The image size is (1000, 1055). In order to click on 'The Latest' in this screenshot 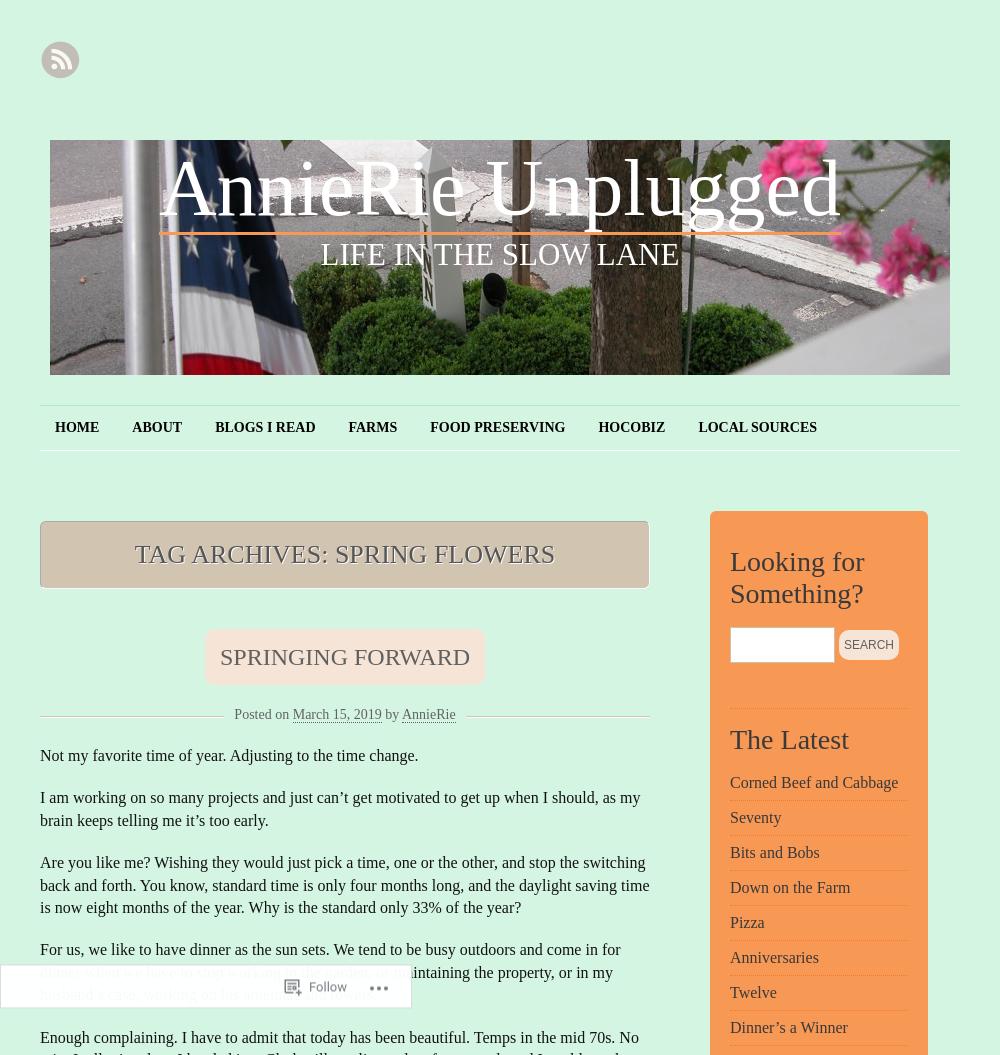, I will do `click(729, 739)`.